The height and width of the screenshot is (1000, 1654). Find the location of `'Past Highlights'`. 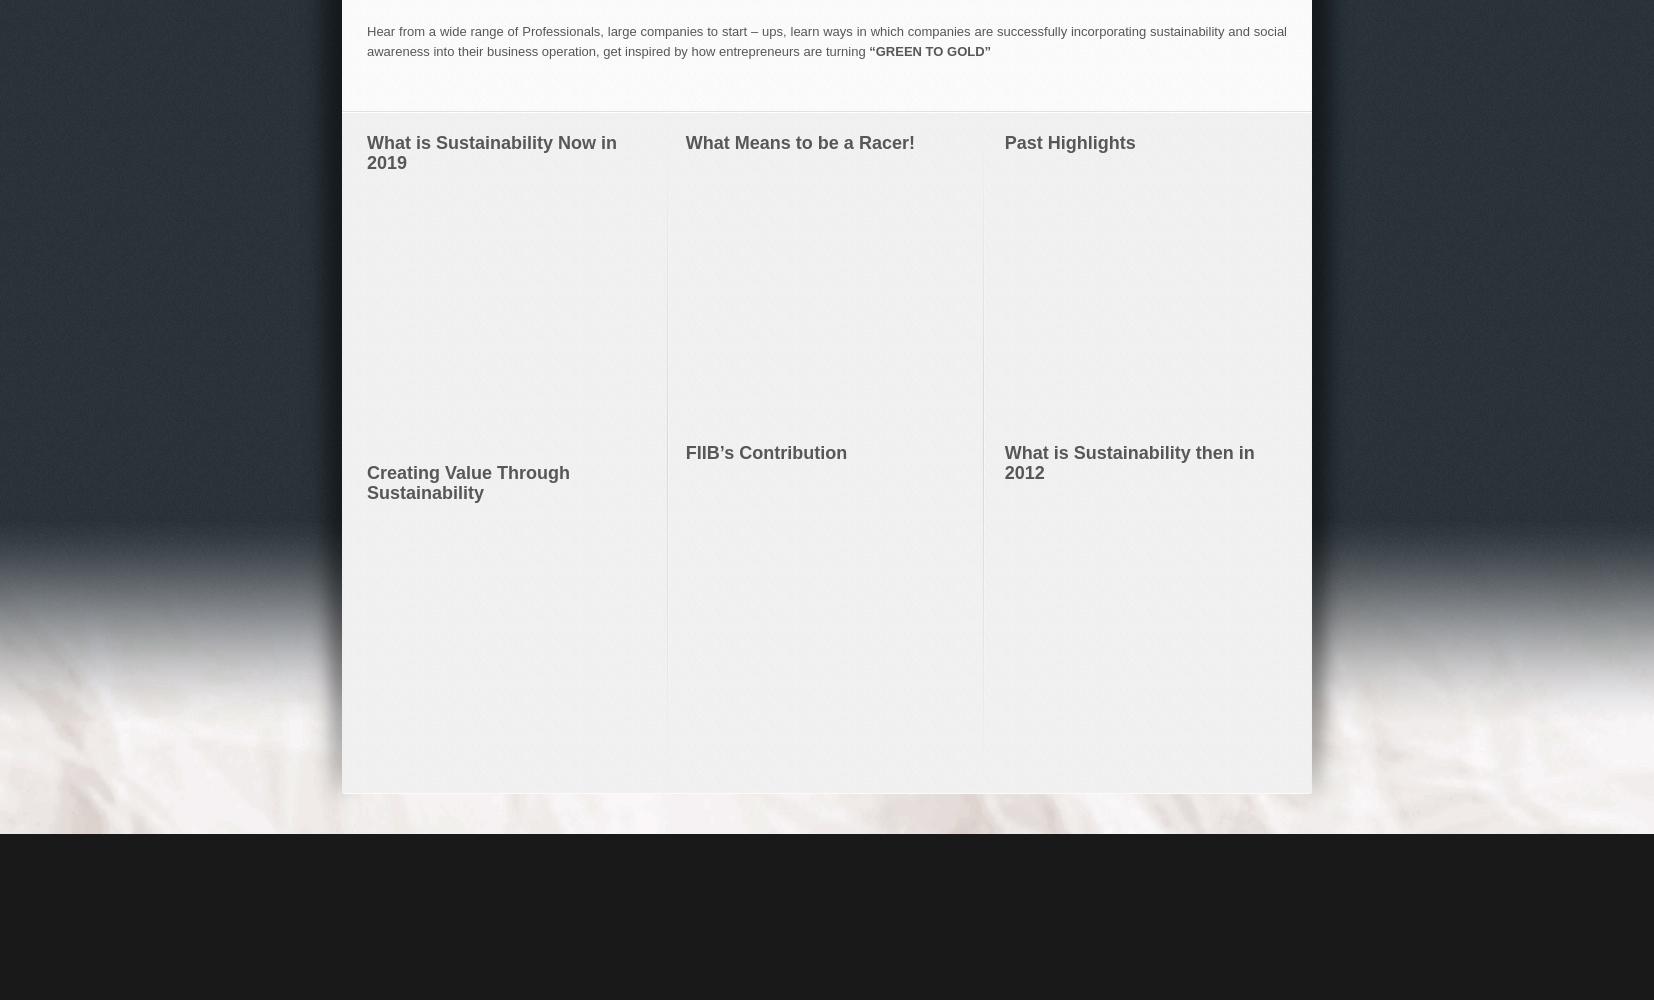

'Past Highlights' is located at coordinates (1002, 142).